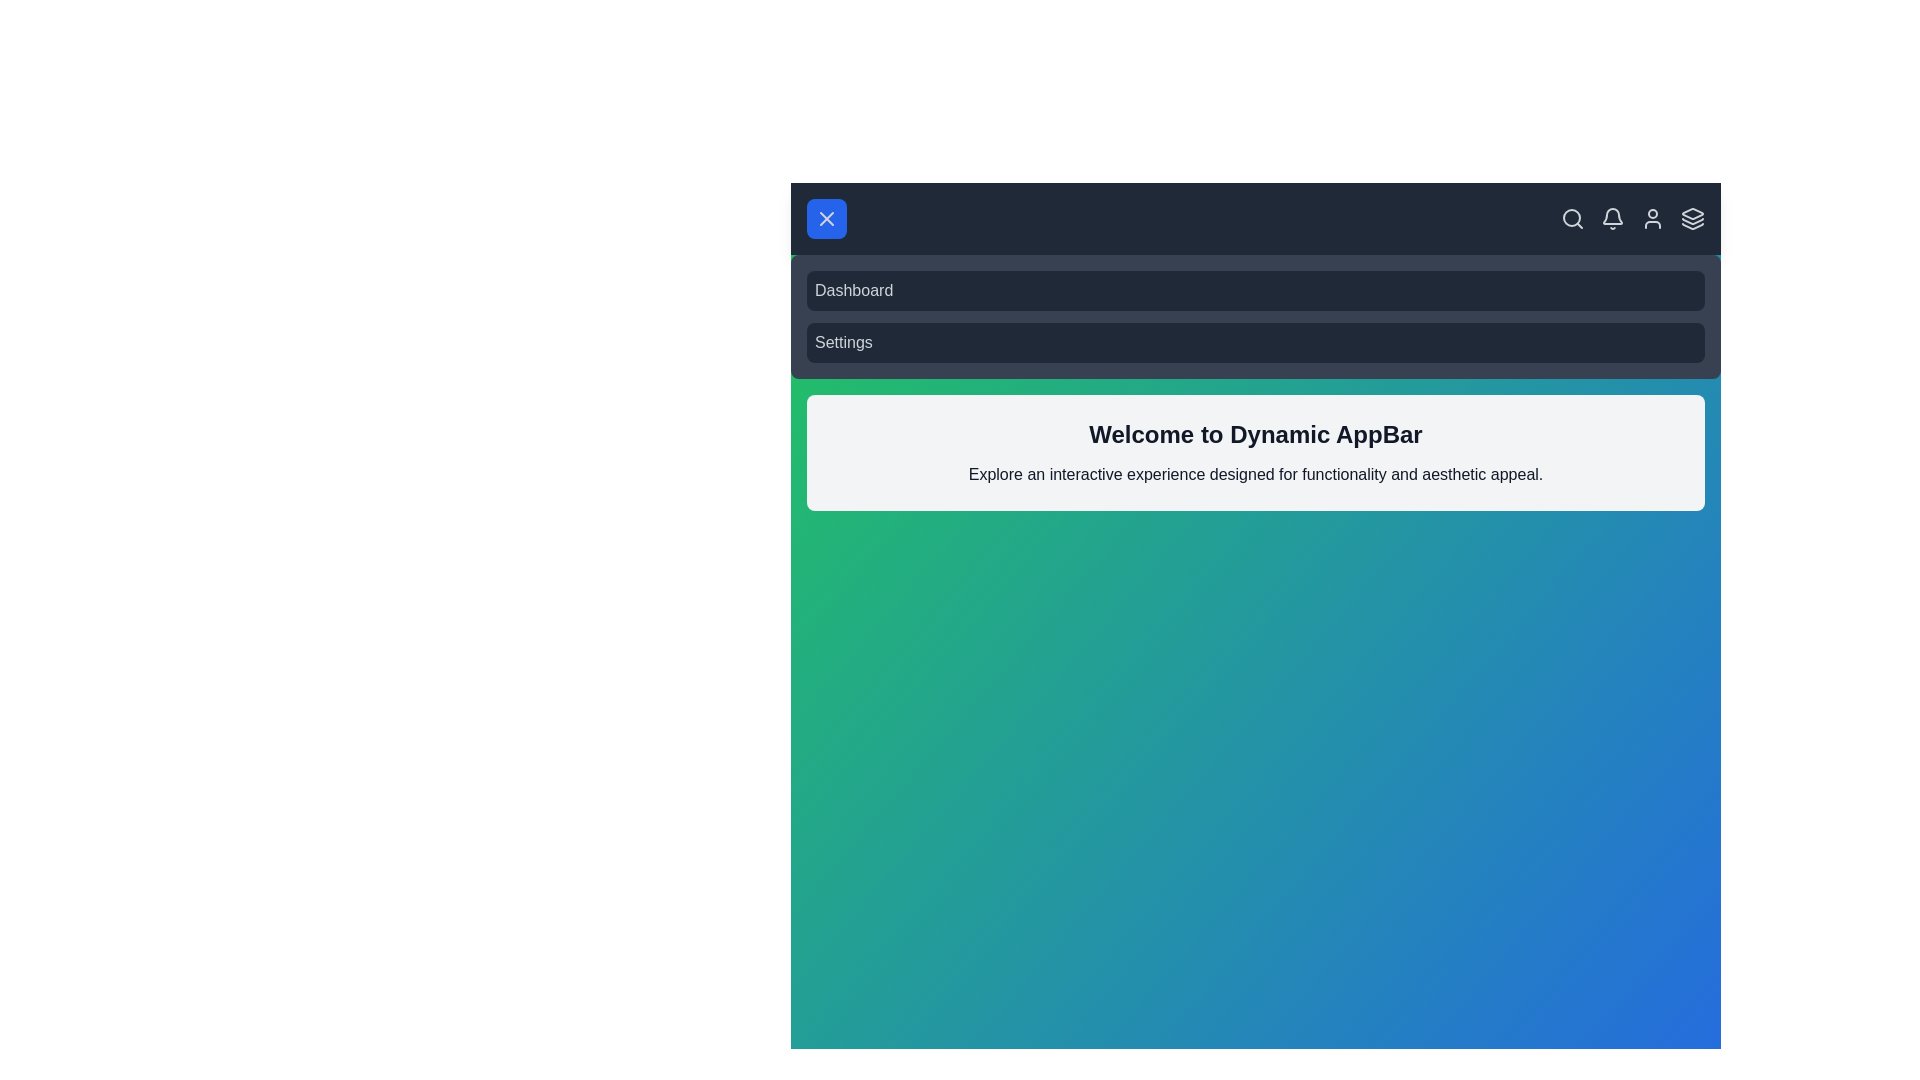 Image resolution: width=1920 pixels, height=1080 pixels. What do you see at coordinates (1692, 219) in the screenshot?
I see `the layers icon in the app bar` at bounding box center [1692, 219].